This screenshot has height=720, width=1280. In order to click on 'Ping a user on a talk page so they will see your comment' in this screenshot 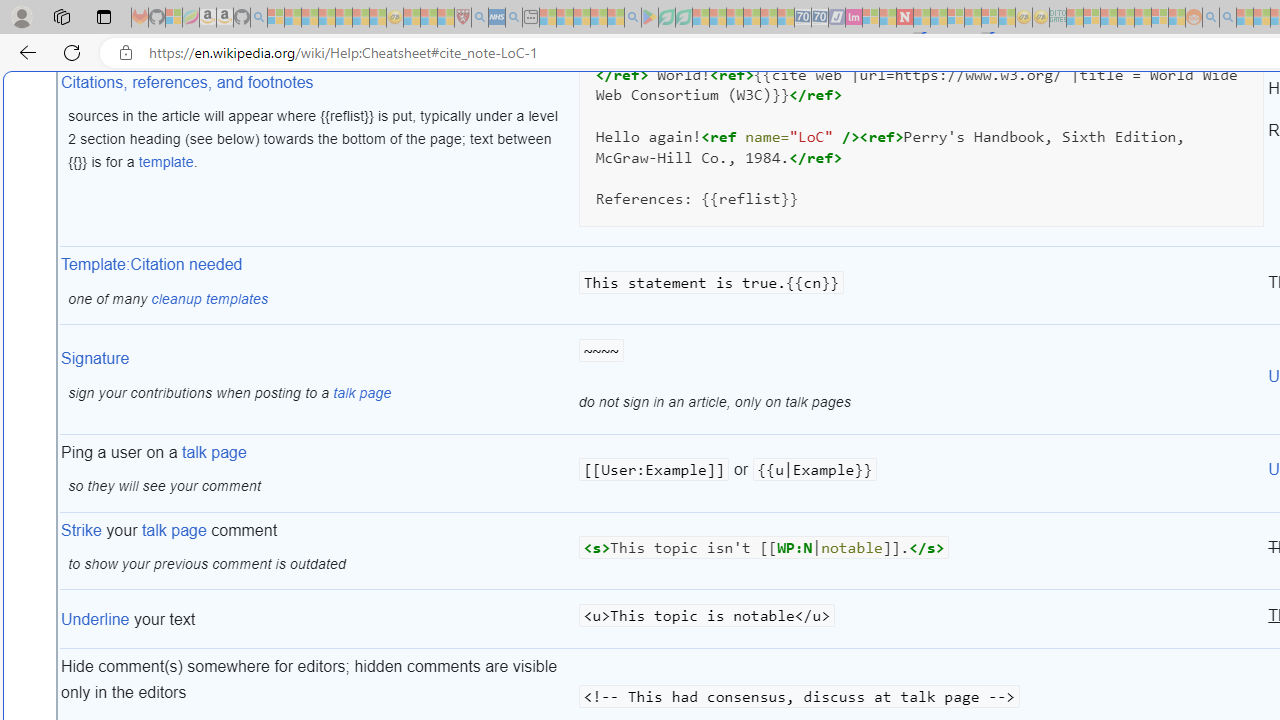, I will do `click(317, 473)`.